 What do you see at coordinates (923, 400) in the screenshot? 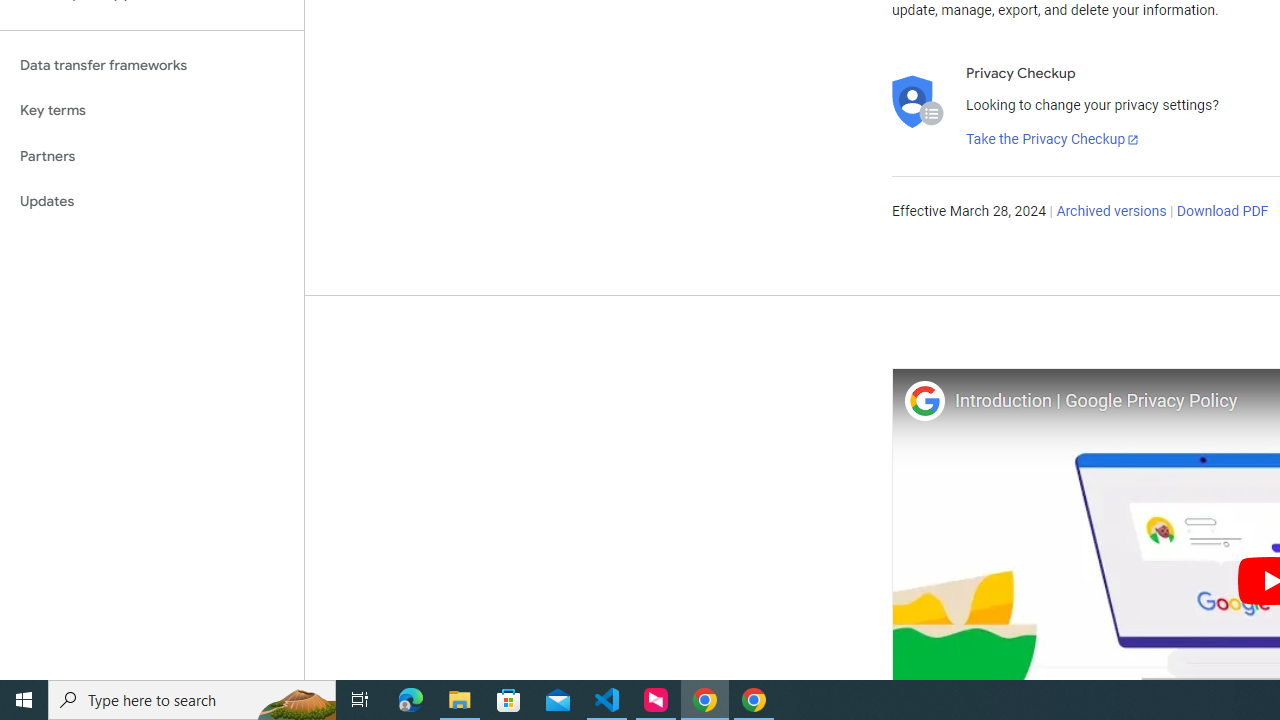
I see `'Photo image of Google'` at bounding box center [923, 400].